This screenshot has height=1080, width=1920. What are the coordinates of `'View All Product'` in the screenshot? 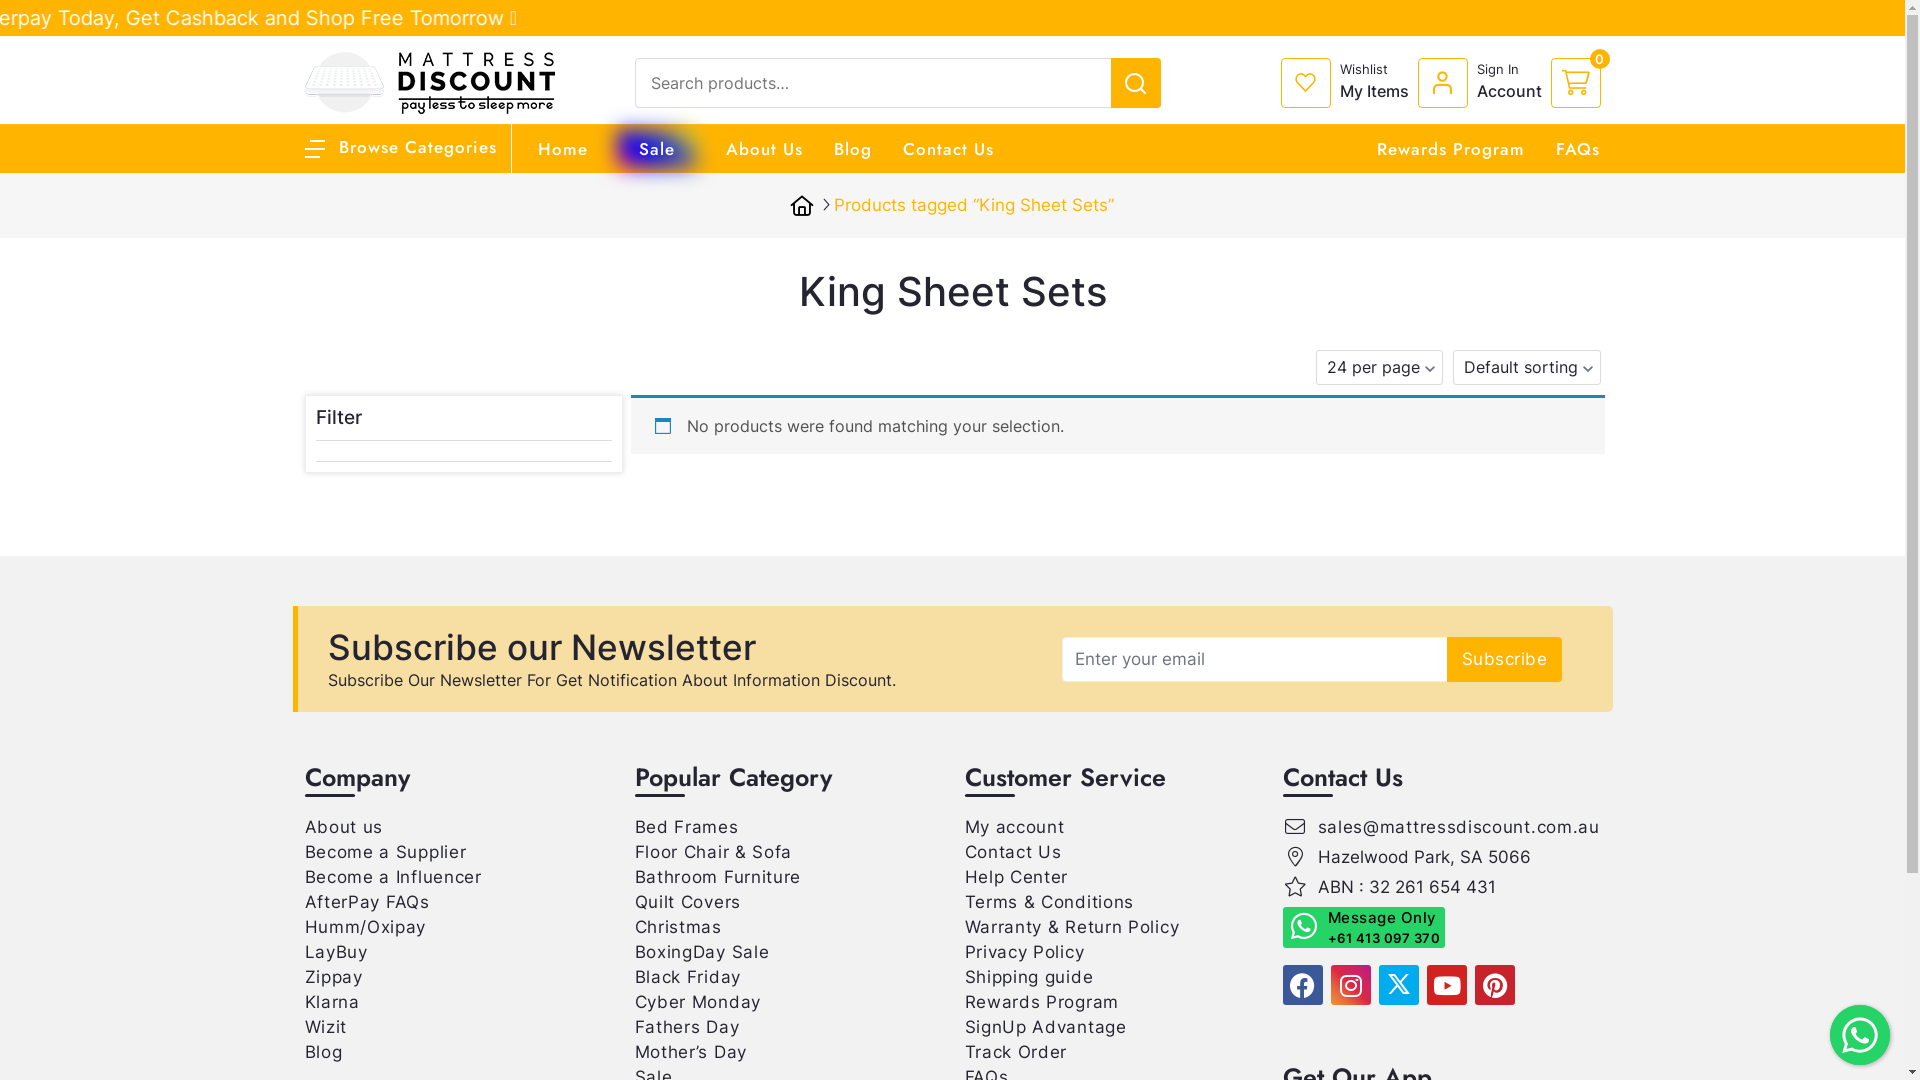 It's located at (1748, 15).